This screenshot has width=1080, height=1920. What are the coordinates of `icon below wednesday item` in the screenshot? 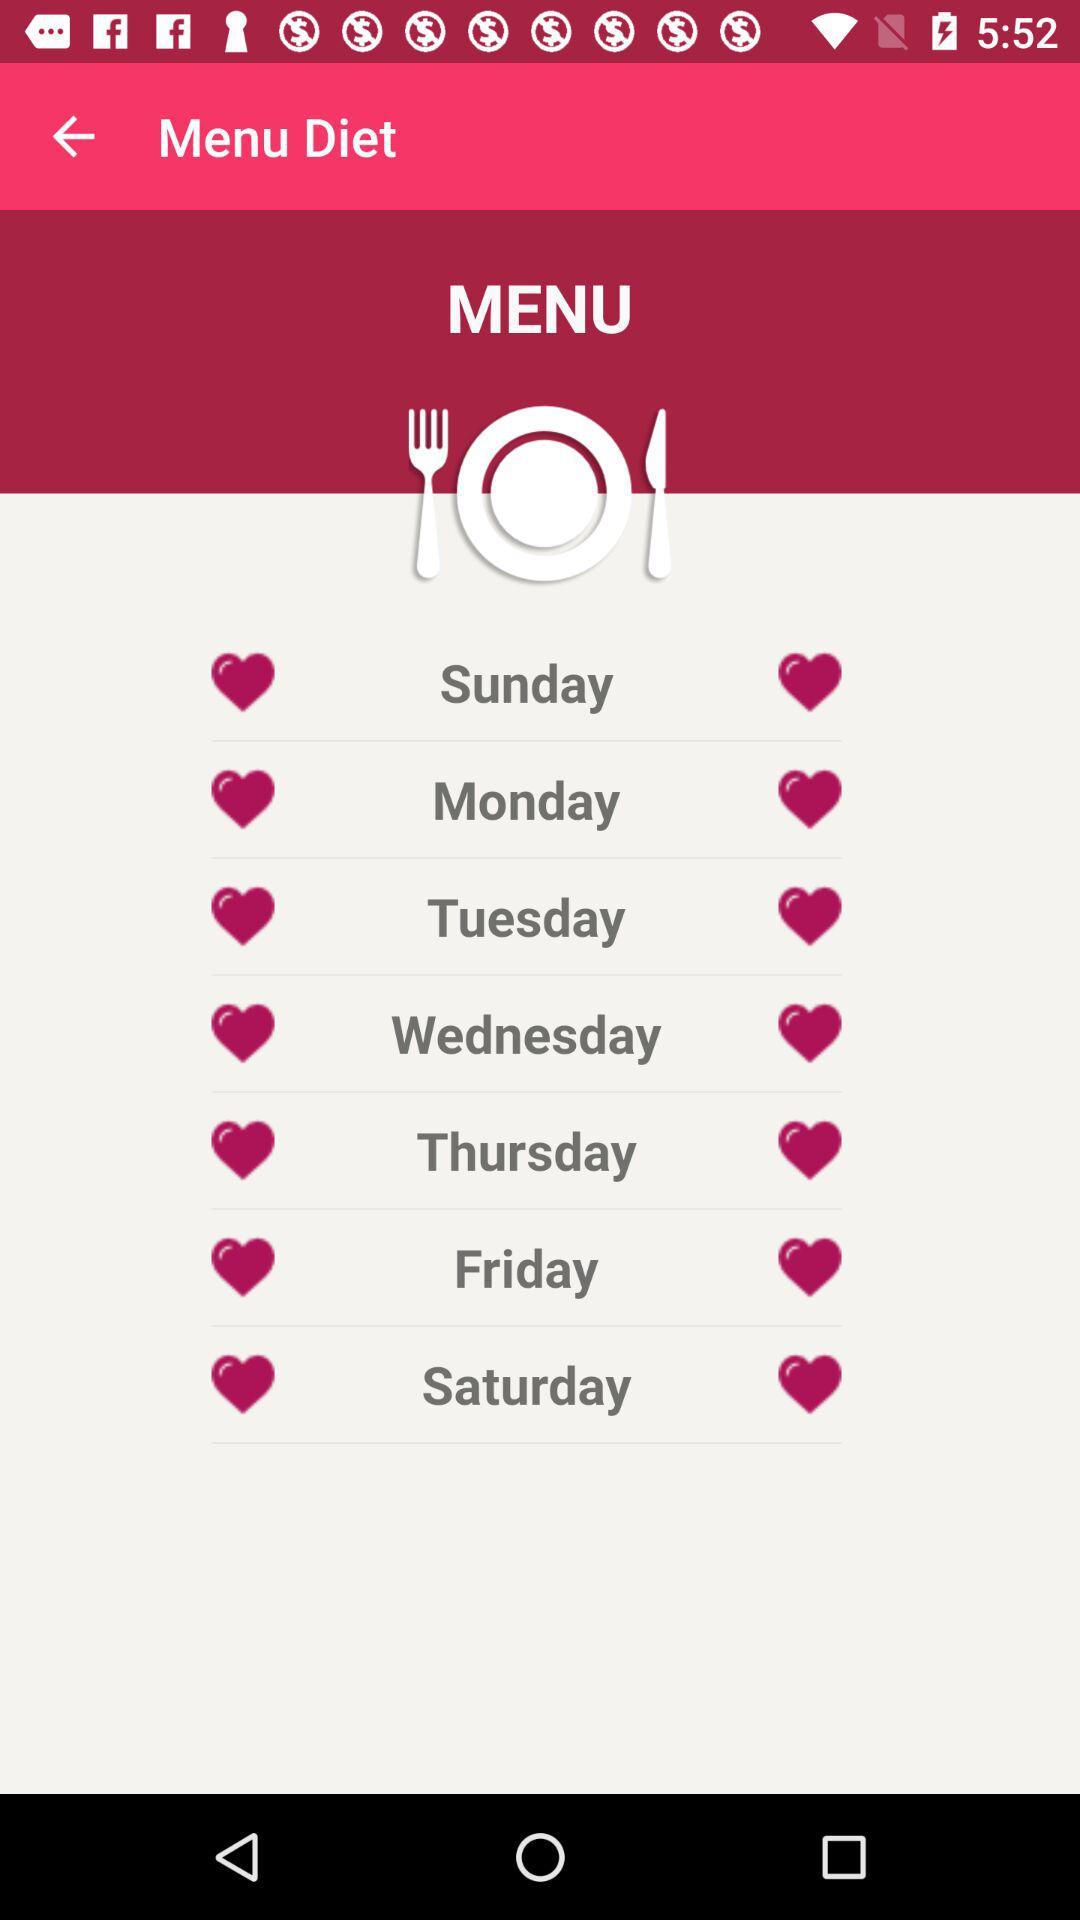 It's located at (525, 1150).